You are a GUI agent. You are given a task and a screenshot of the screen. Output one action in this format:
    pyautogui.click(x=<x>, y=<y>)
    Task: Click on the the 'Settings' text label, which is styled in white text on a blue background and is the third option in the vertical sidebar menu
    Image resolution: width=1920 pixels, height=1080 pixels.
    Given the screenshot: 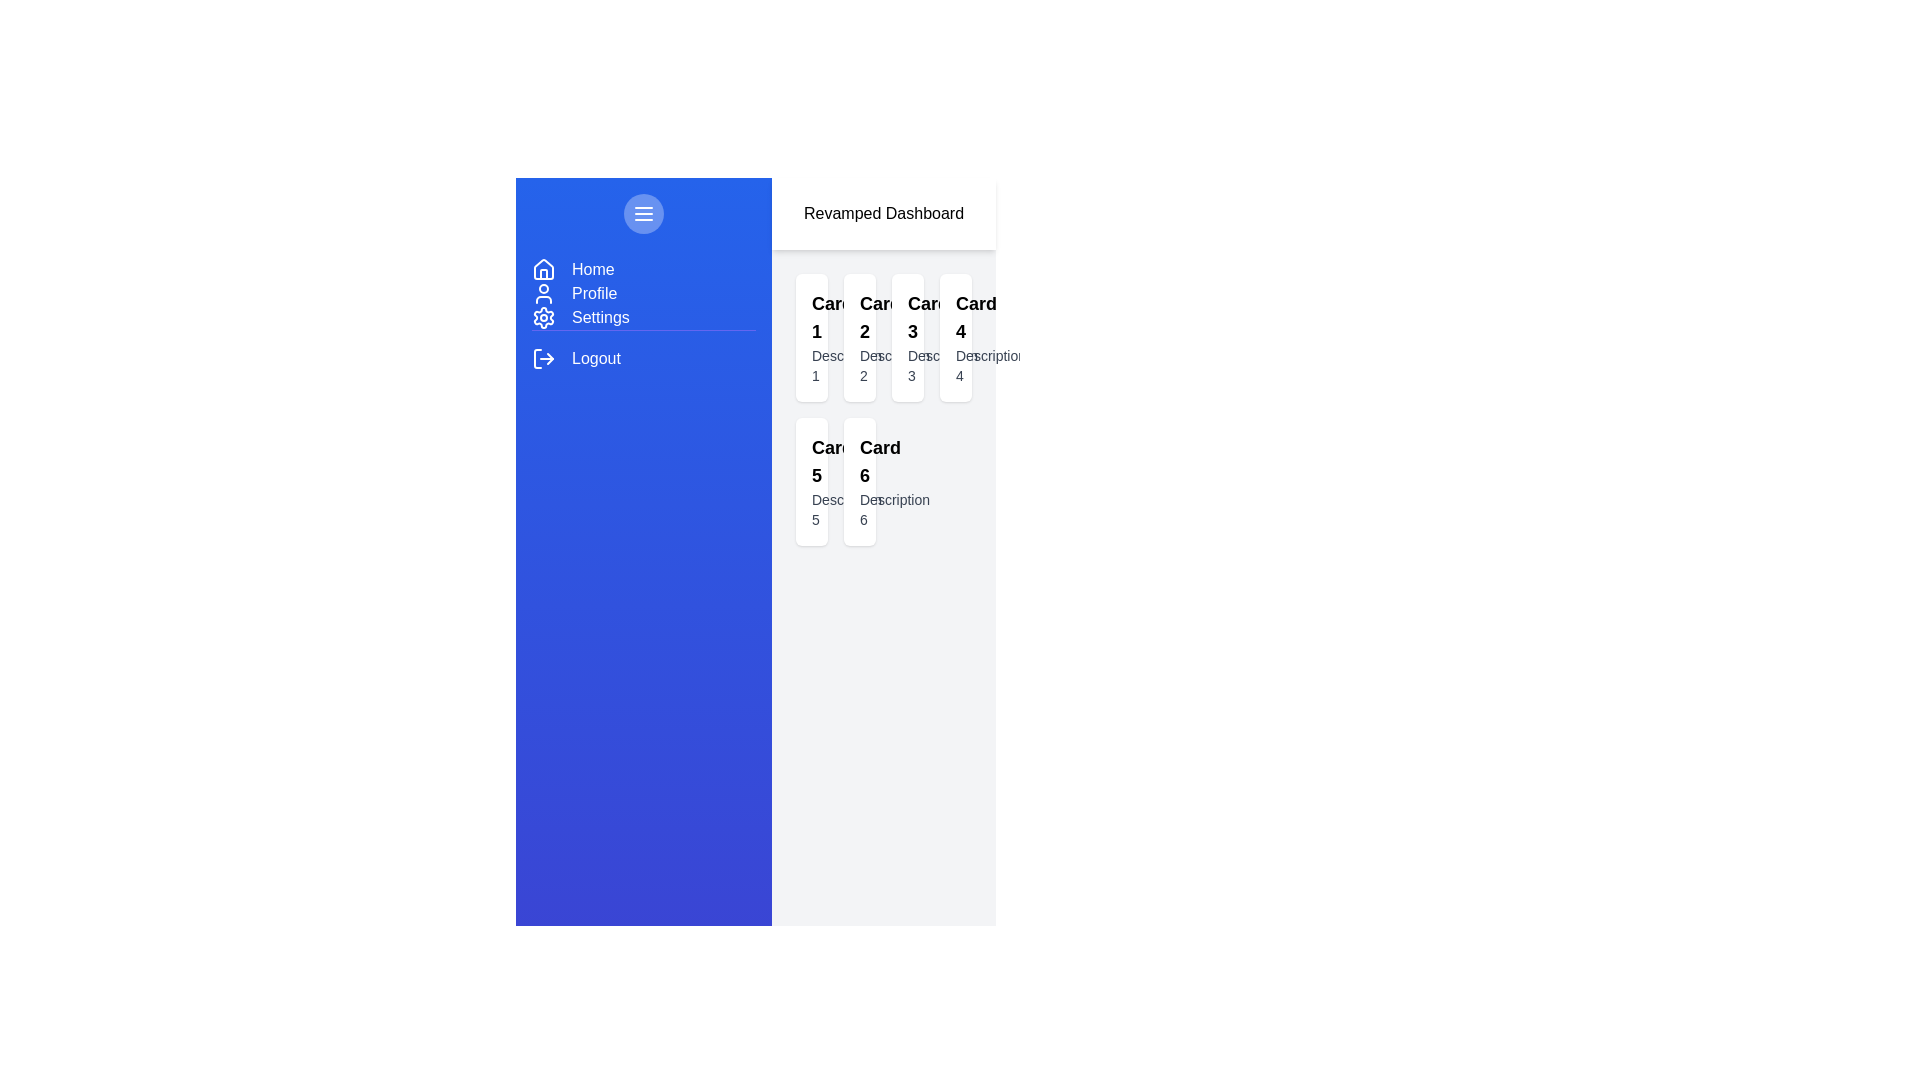 What is the action you would take?
    pyautogui.click(x=599, y=316)
    